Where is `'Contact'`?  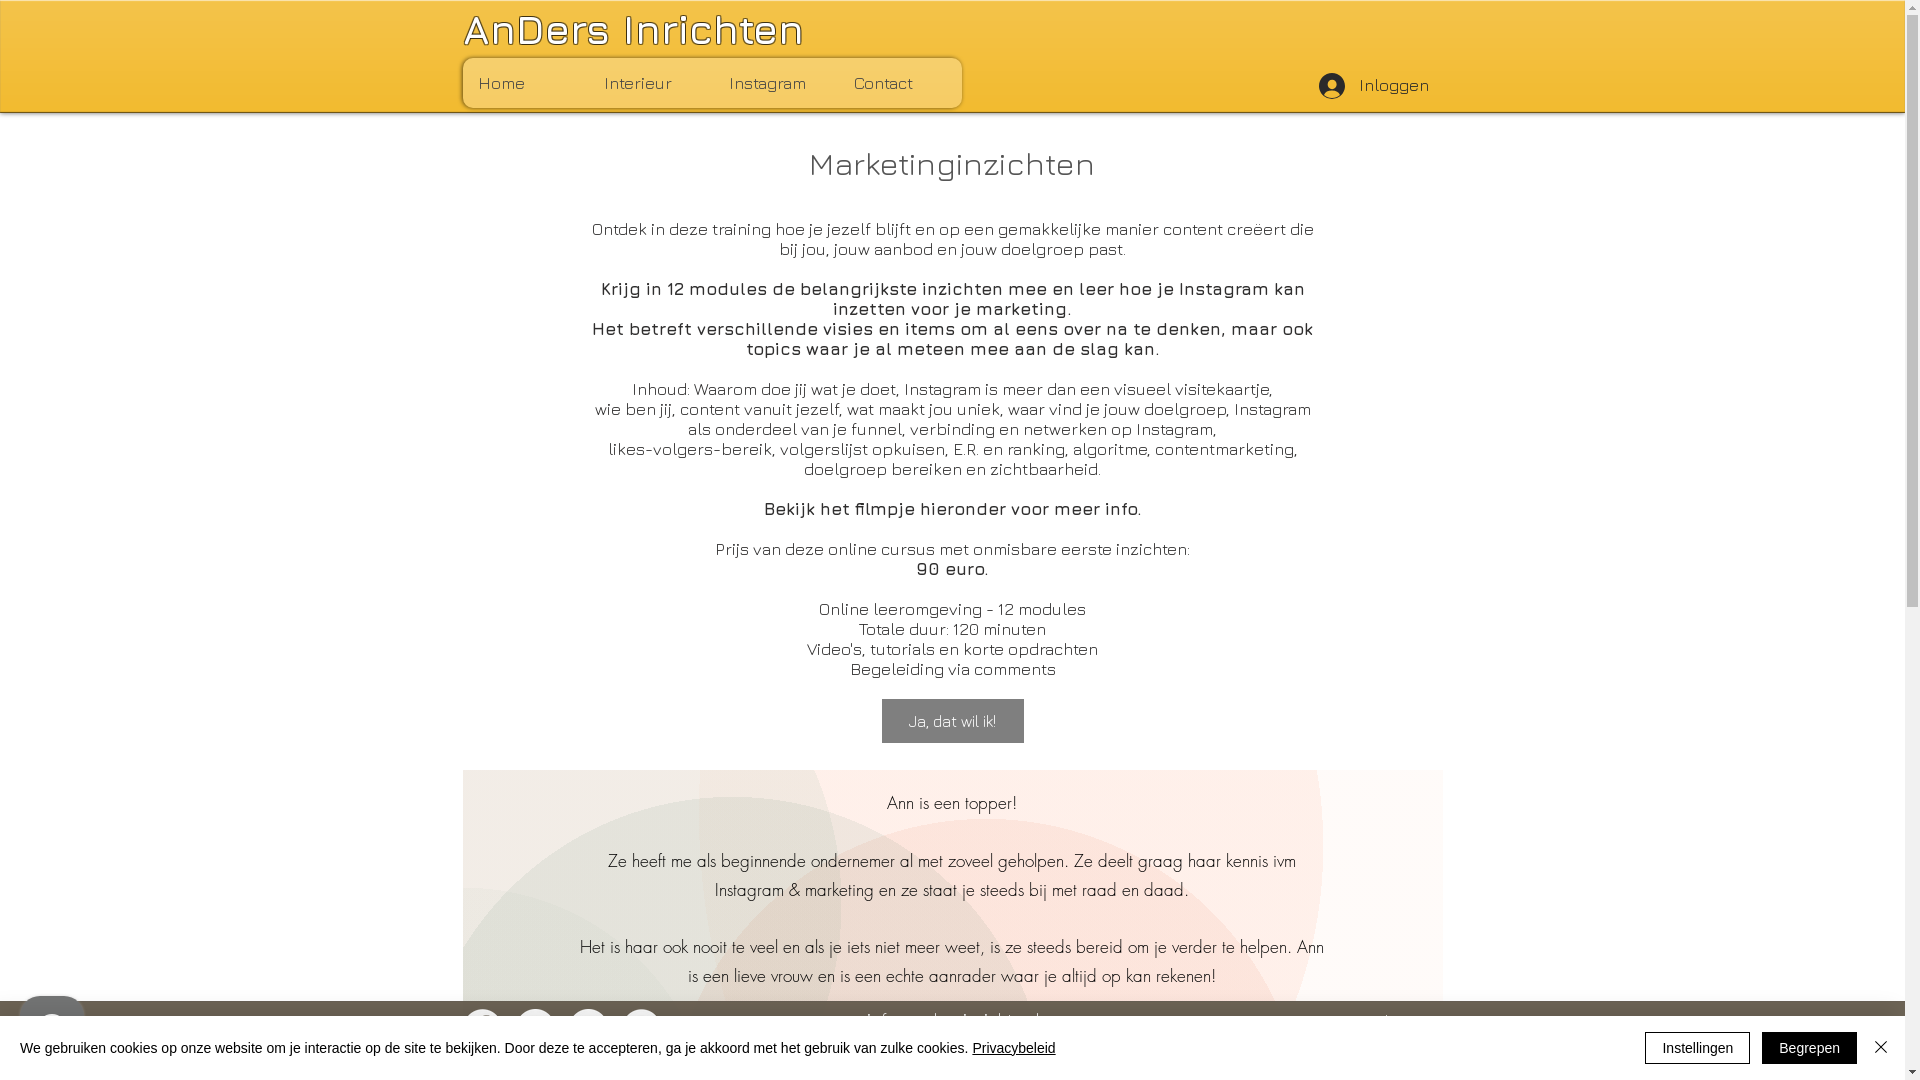
'Contact' is located at coordinates (899, 82).